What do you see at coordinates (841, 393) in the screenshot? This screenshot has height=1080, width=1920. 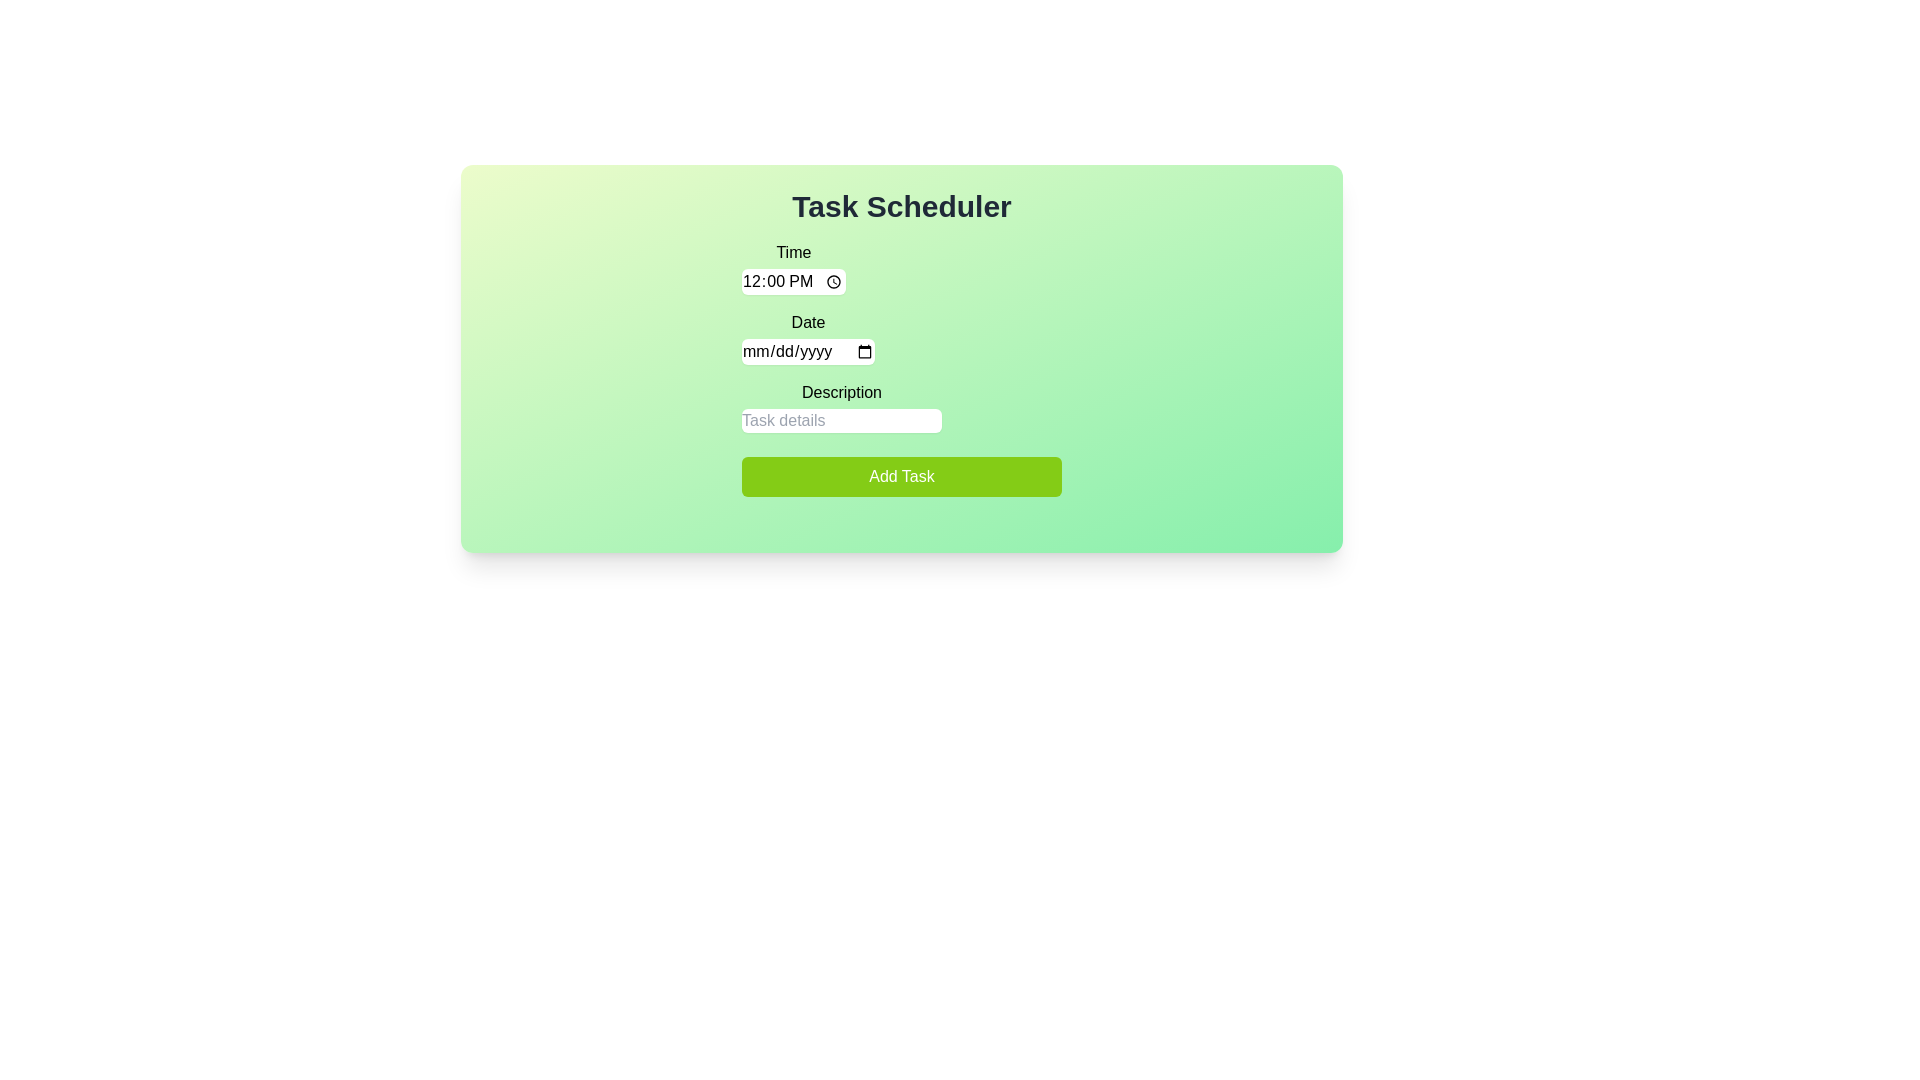 I see `the text label that reads 'Description', which is styled with a bold font and located above the 'Task details' input field in the 'Task Scheduler' section` at bounding box center [841, 393].